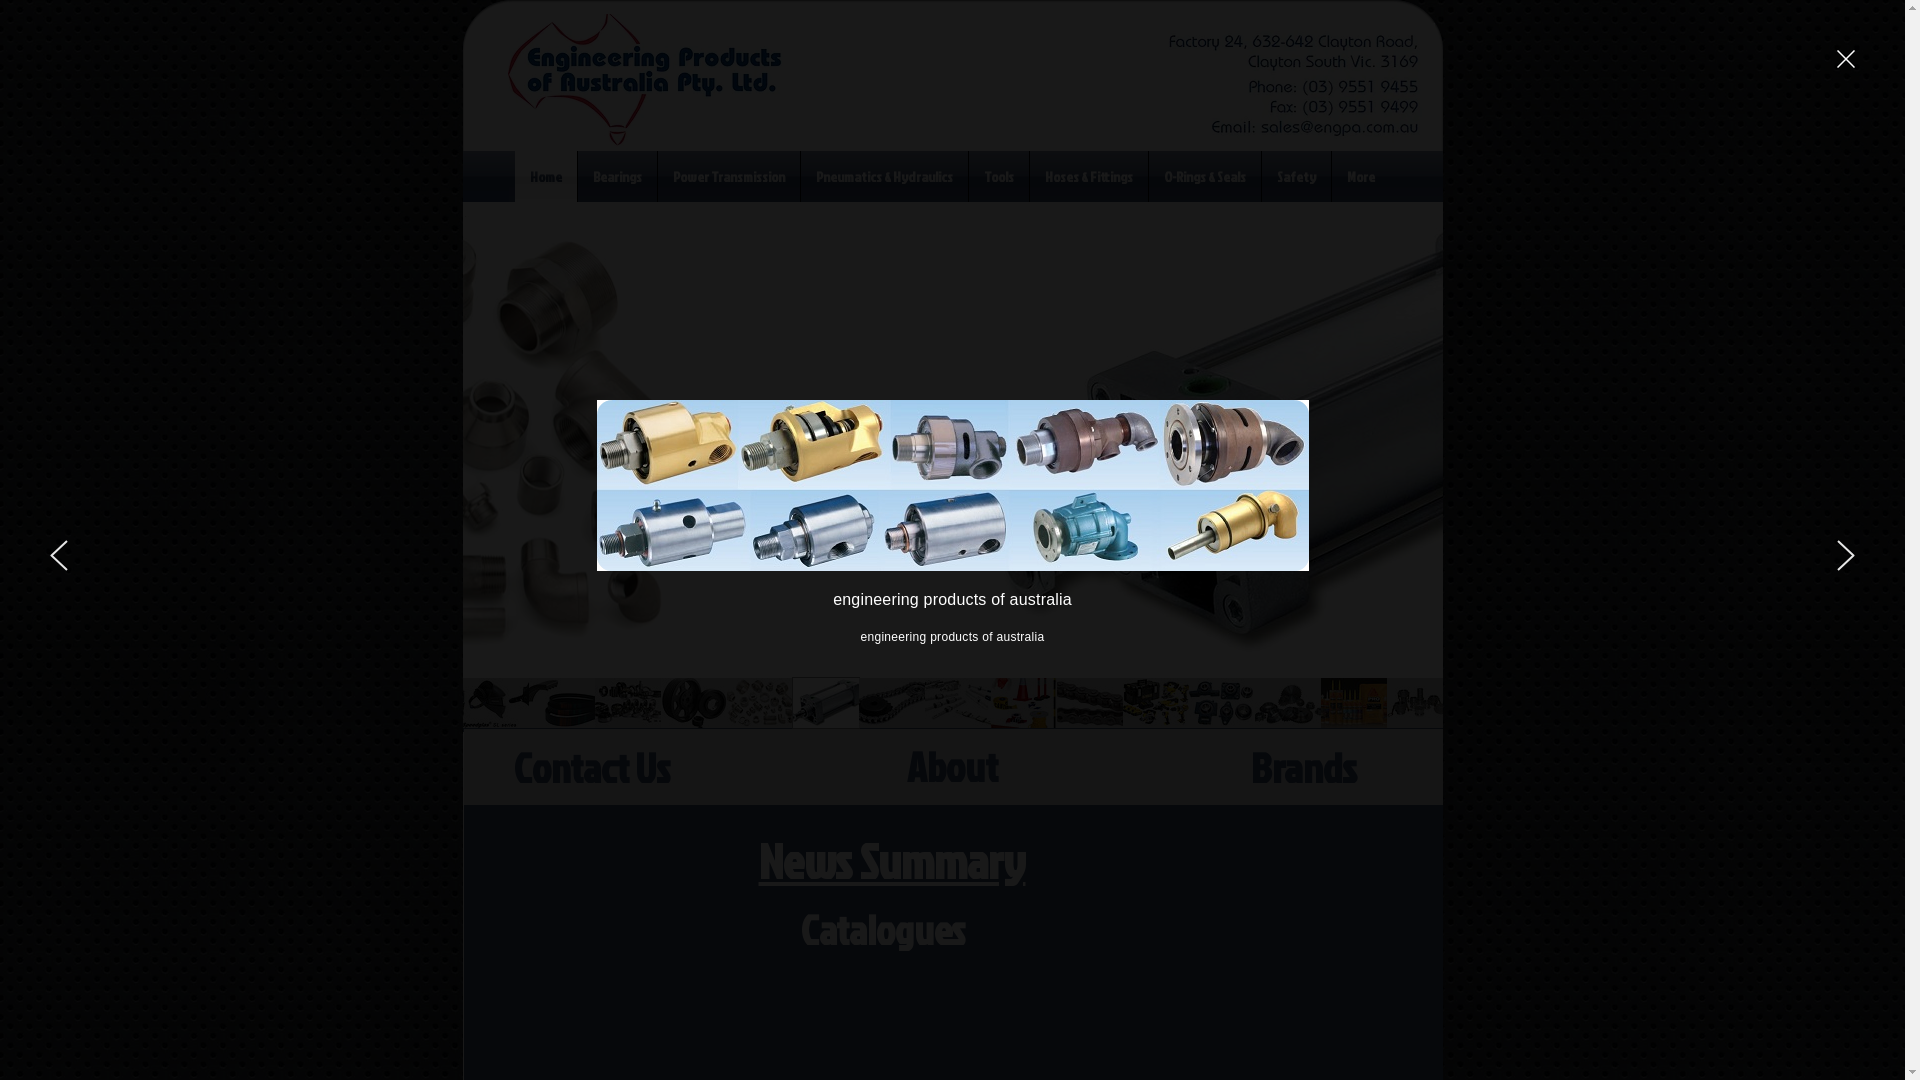 The image size is (1920, 1080). I want to click on 'Home', so click(546, 174).